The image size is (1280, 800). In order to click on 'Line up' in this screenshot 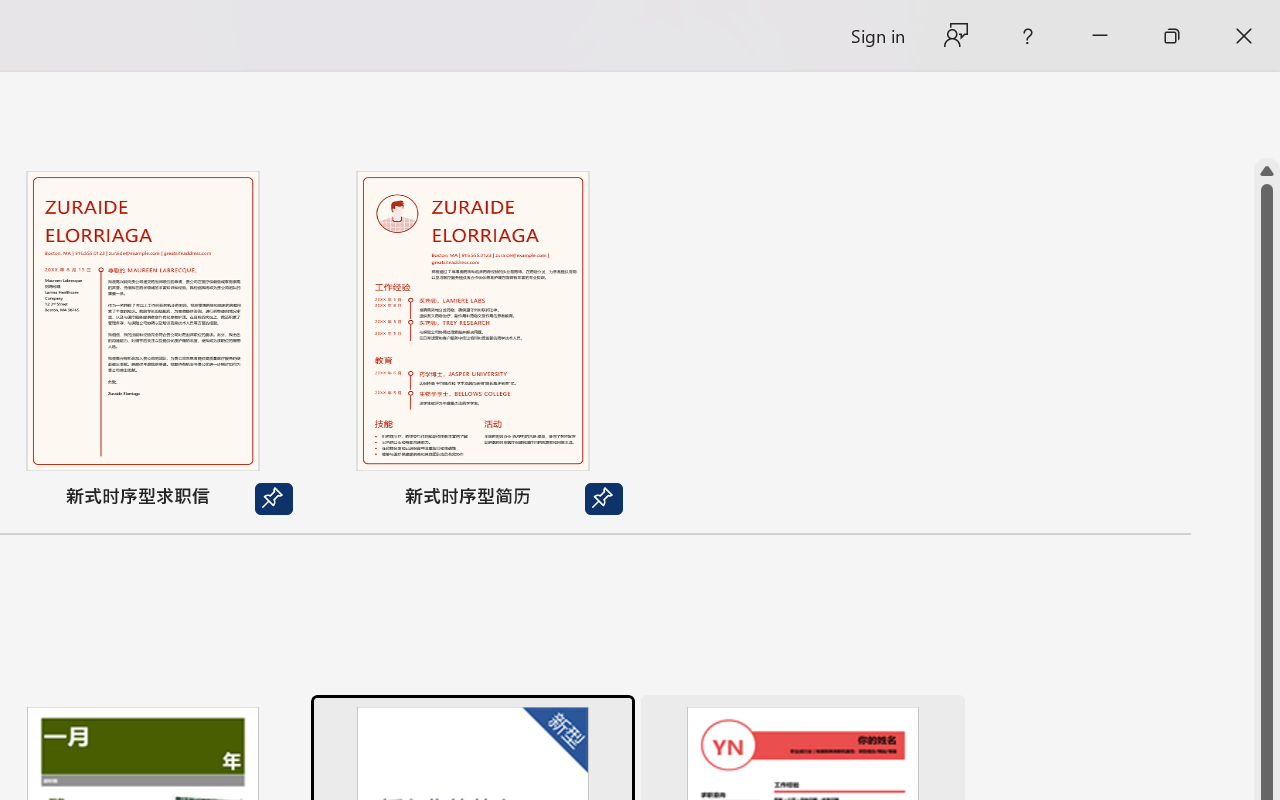, I will do `click(1266, 170)`.